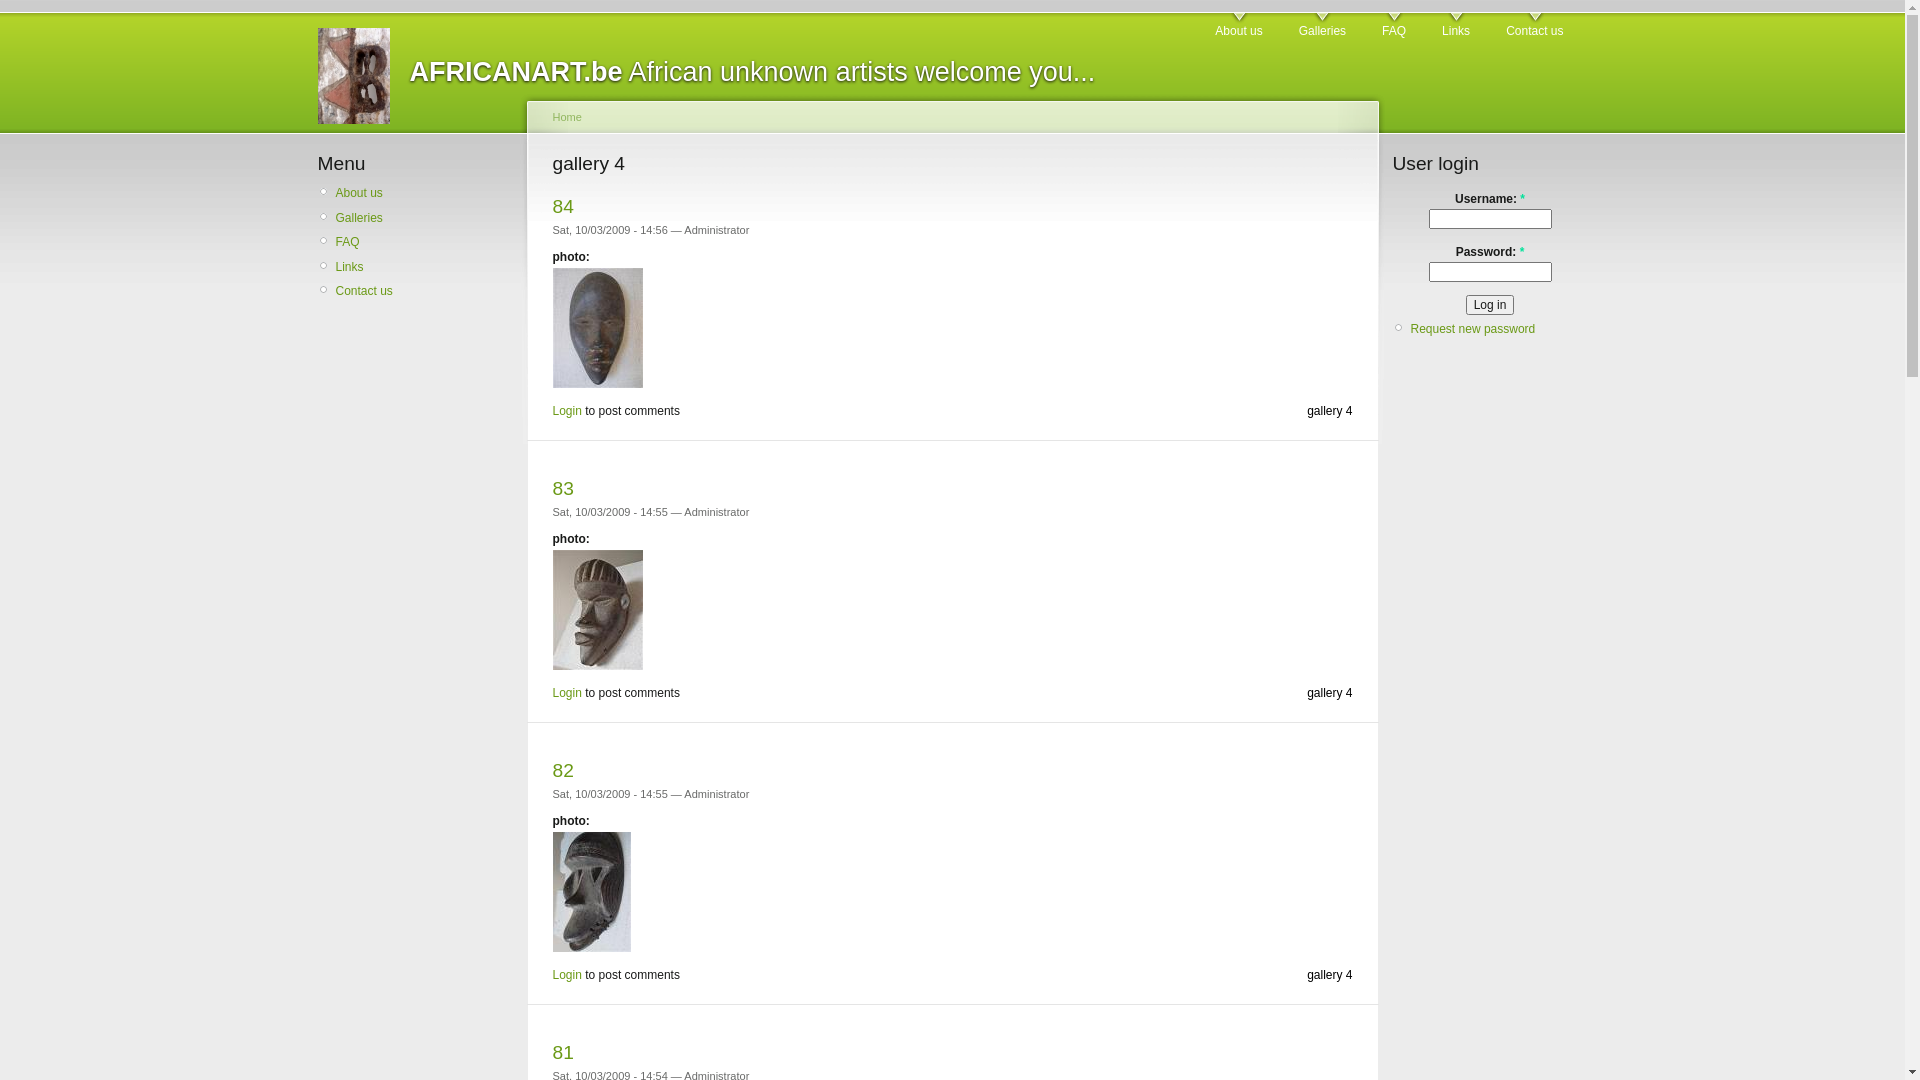 This screenshot has height=1080, width=1920. I want to click on 'About us', so click(1237, 26).